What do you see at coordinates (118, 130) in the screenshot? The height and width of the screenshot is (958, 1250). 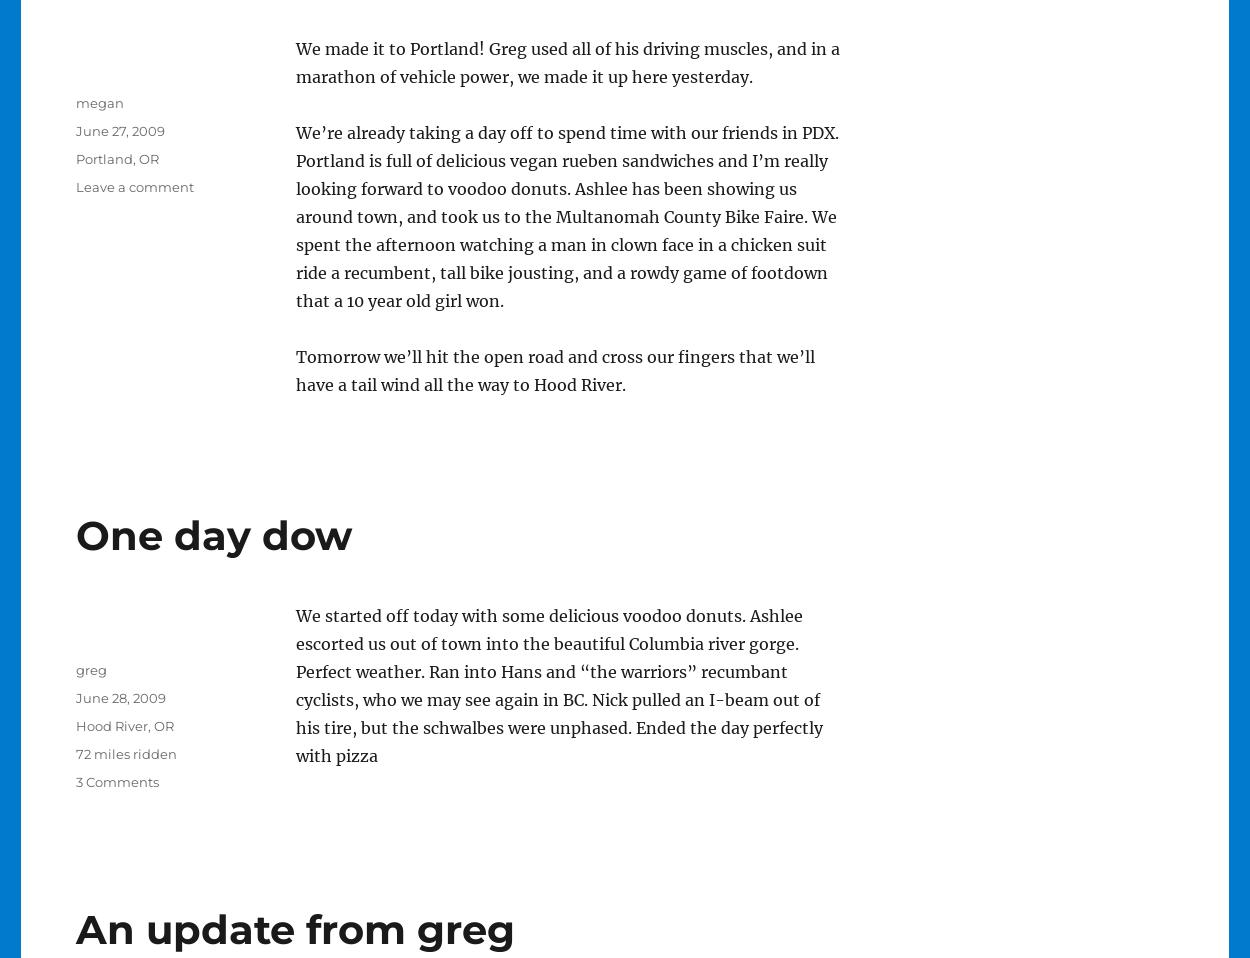 I see `'June 27, 2009'` at bounding box center [118, 130].